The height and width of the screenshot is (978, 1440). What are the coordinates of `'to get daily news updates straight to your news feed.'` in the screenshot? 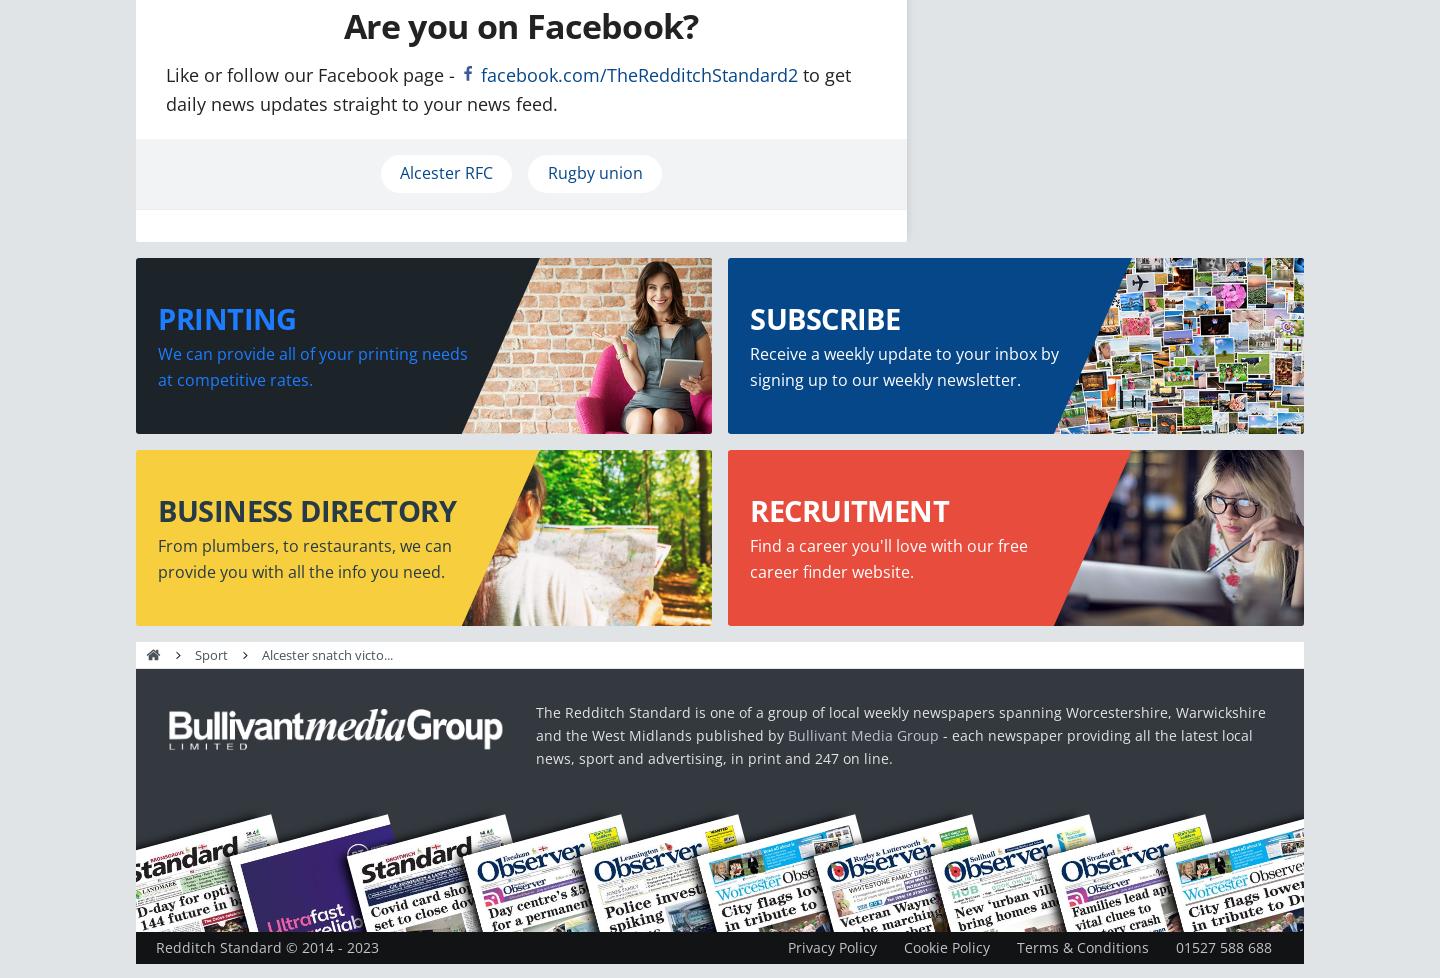 It's located at (507, 89).